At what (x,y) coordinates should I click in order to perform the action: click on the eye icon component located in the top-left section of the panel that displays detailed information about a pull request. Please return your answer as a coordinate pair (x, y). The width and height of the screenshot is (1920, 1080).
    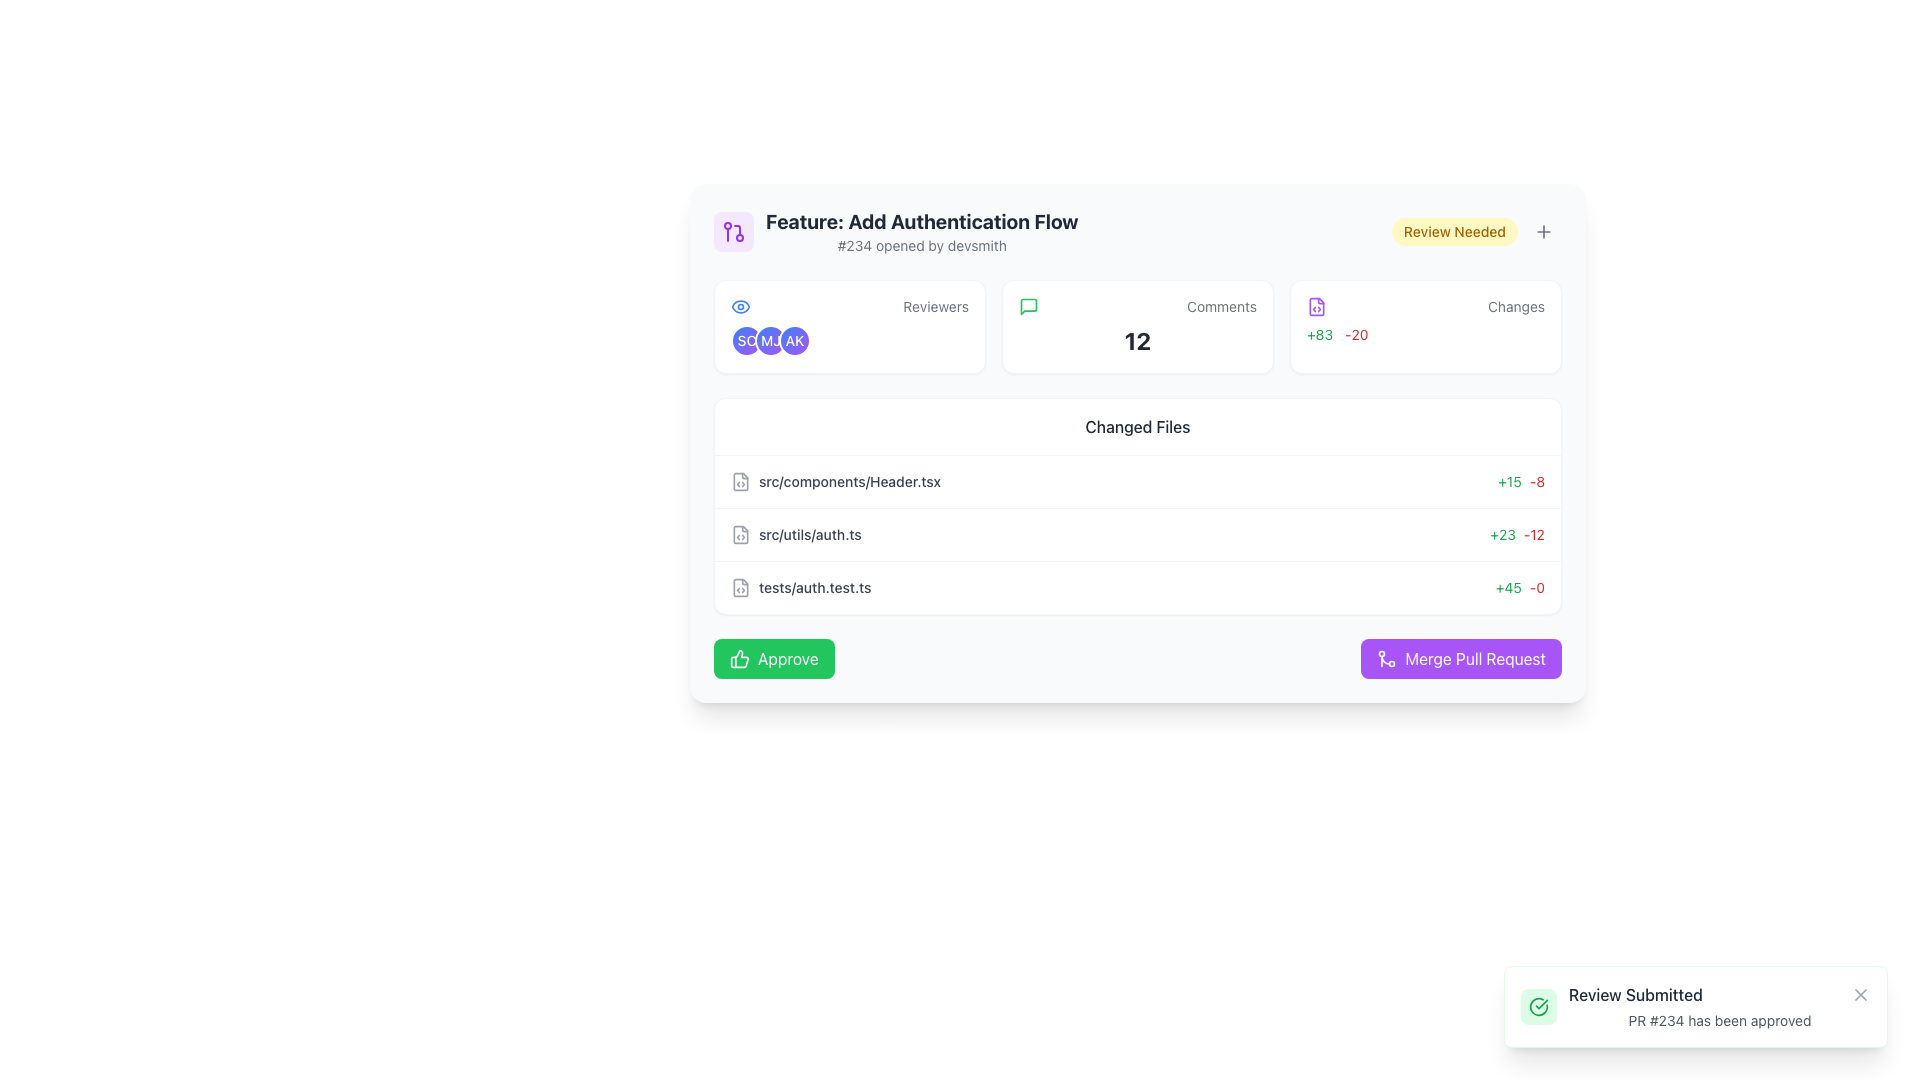
    Looking at the image, I should click on (739, 307).